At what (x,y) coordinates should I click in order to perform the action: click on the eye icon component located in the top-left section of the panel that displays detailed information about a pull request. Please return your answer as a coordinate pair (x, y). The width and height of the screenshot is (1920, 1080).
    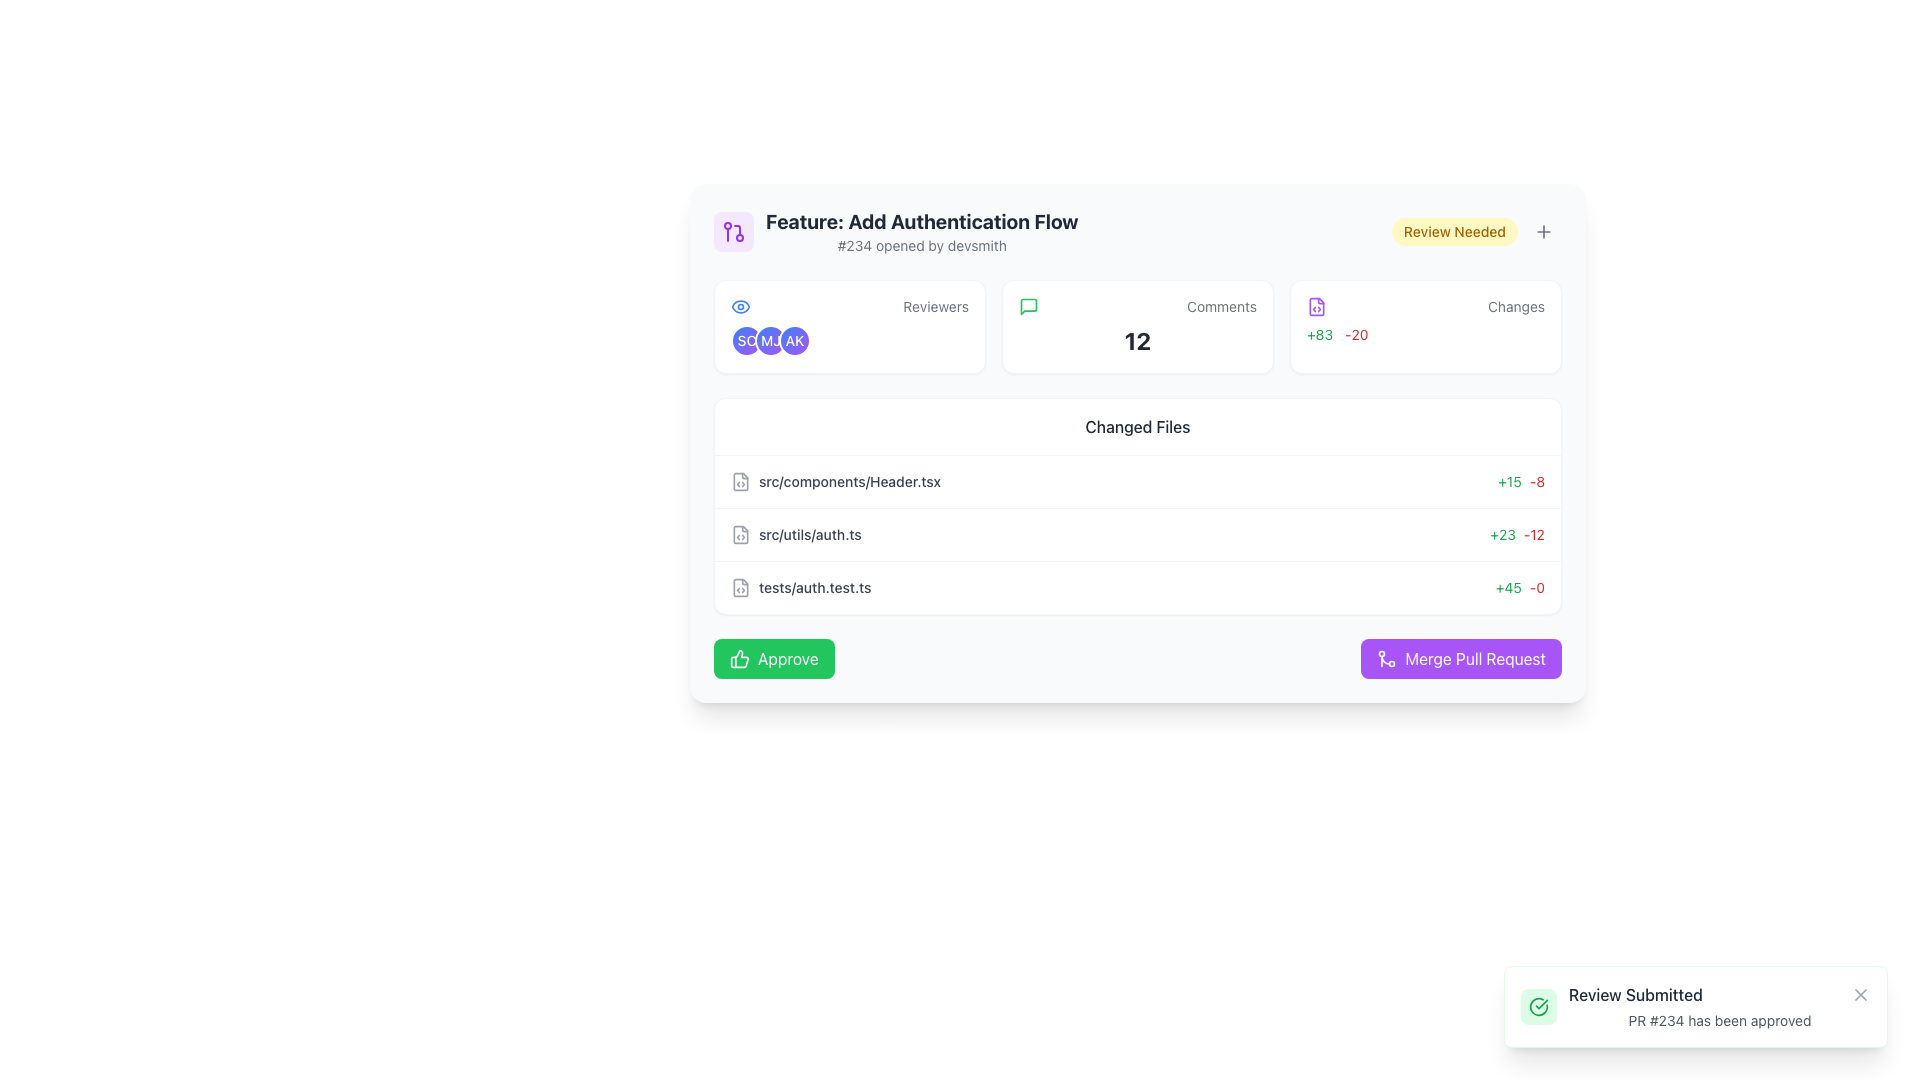
    Looking at the image, I should click on (739, 307).